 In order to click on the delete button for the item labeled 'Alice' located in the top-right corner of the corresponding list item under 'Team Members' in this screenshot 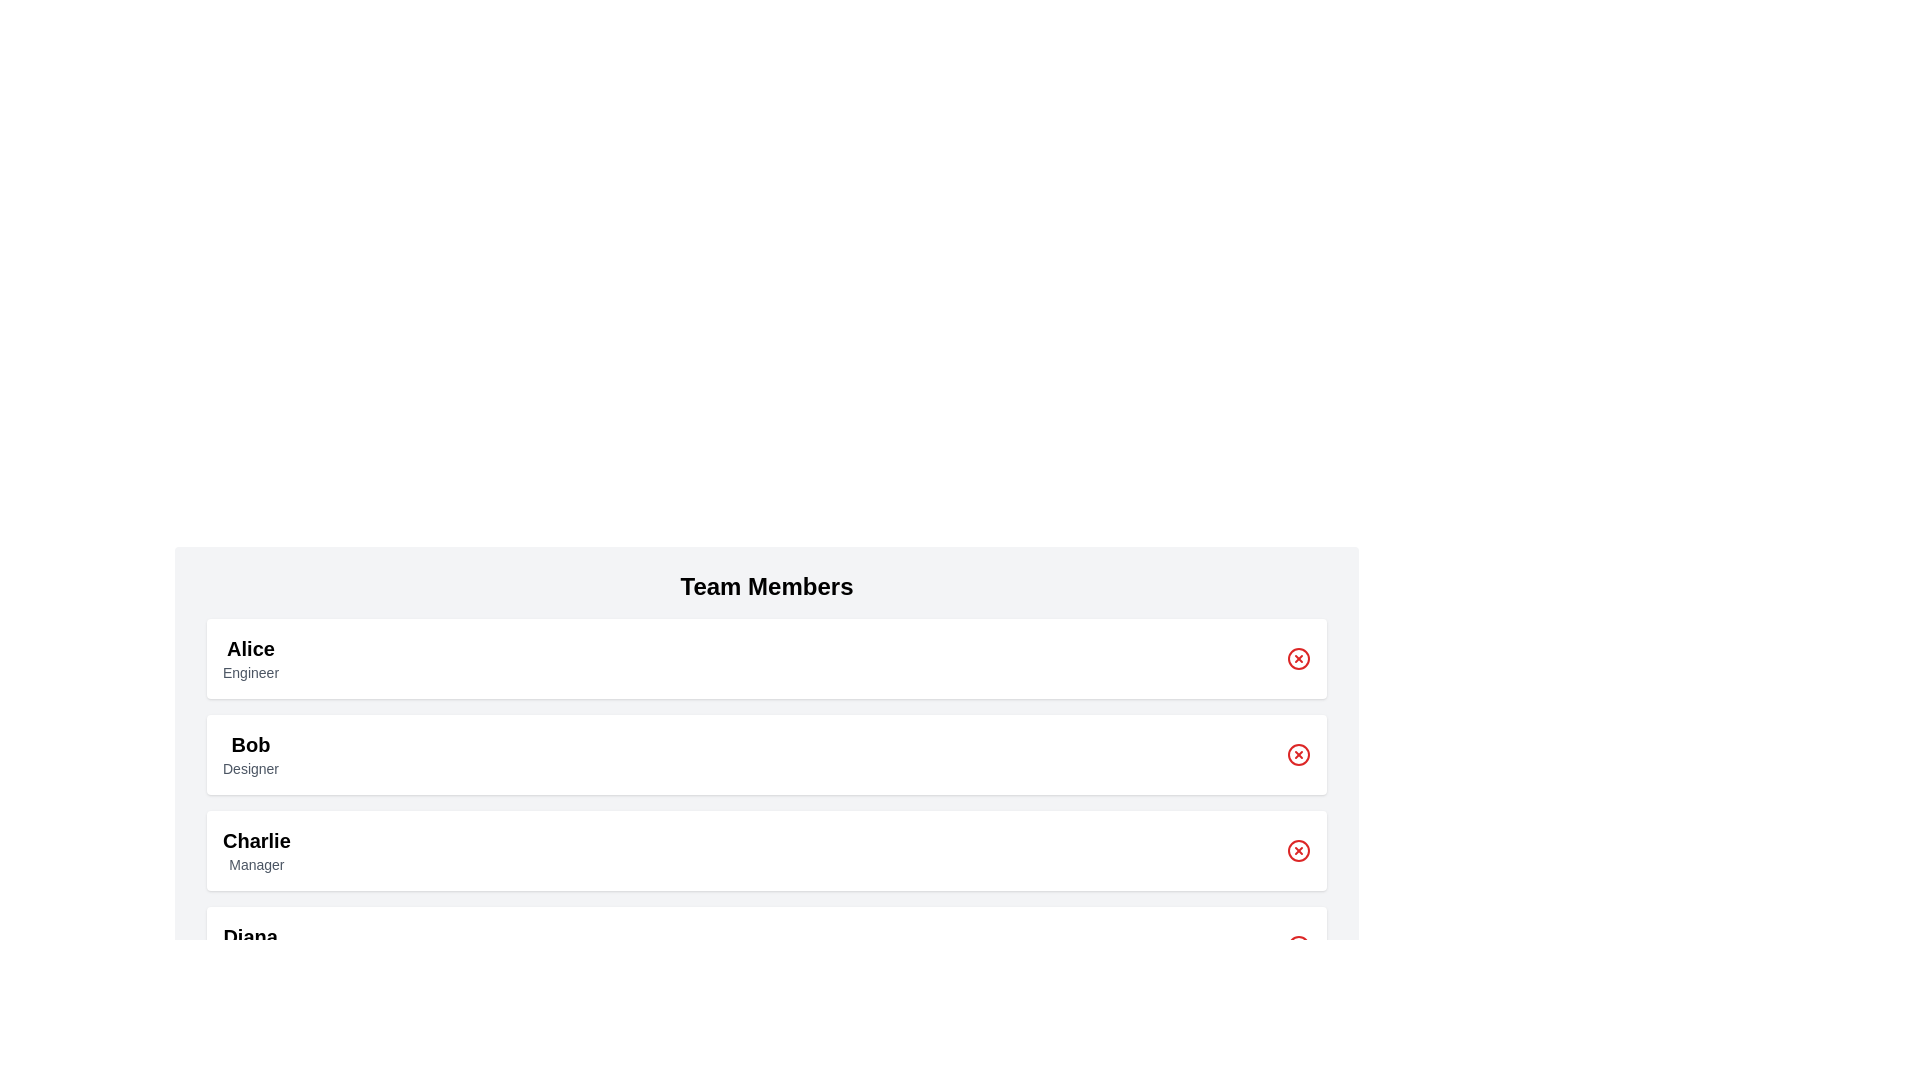, I will do `click(1299, 659)`.